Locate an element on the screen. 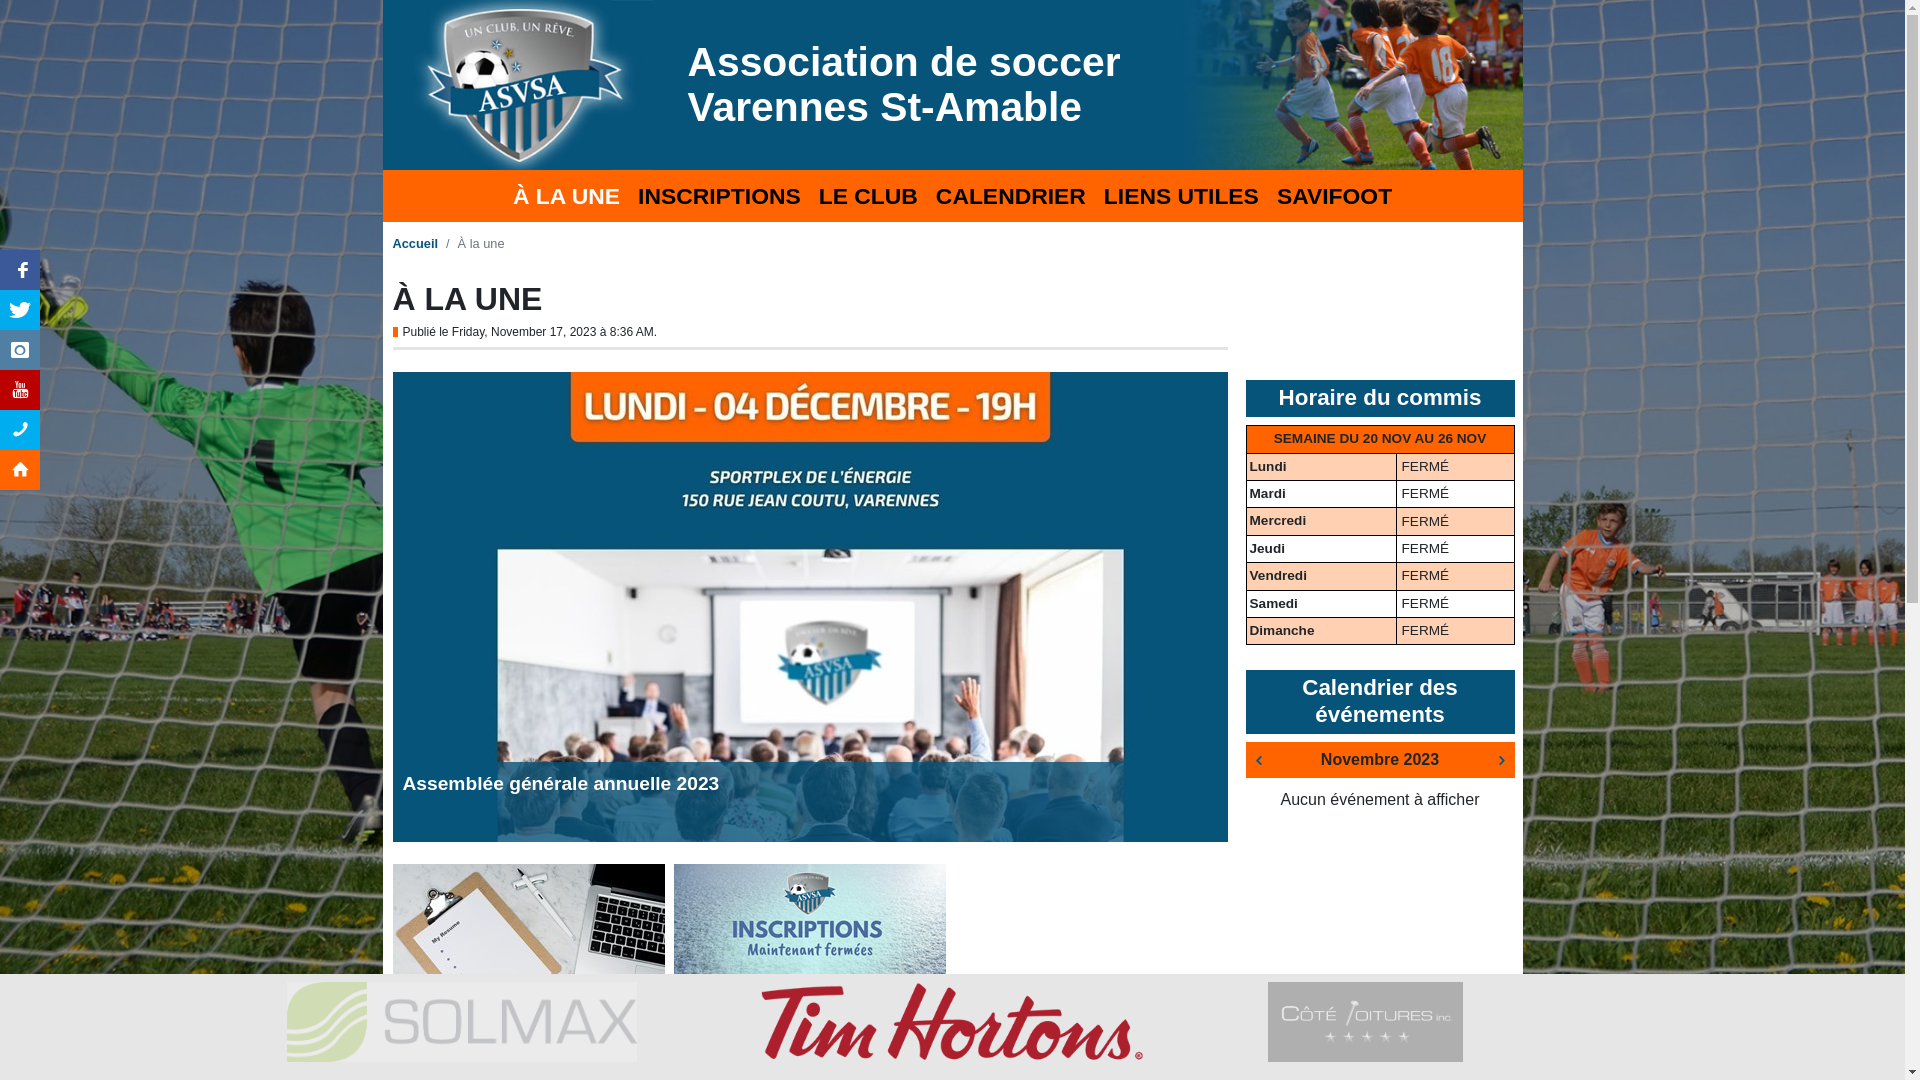 The height and width of the screenshot is (1080, 1920). 'LE CLUB' is located at coordinates (868, 196).